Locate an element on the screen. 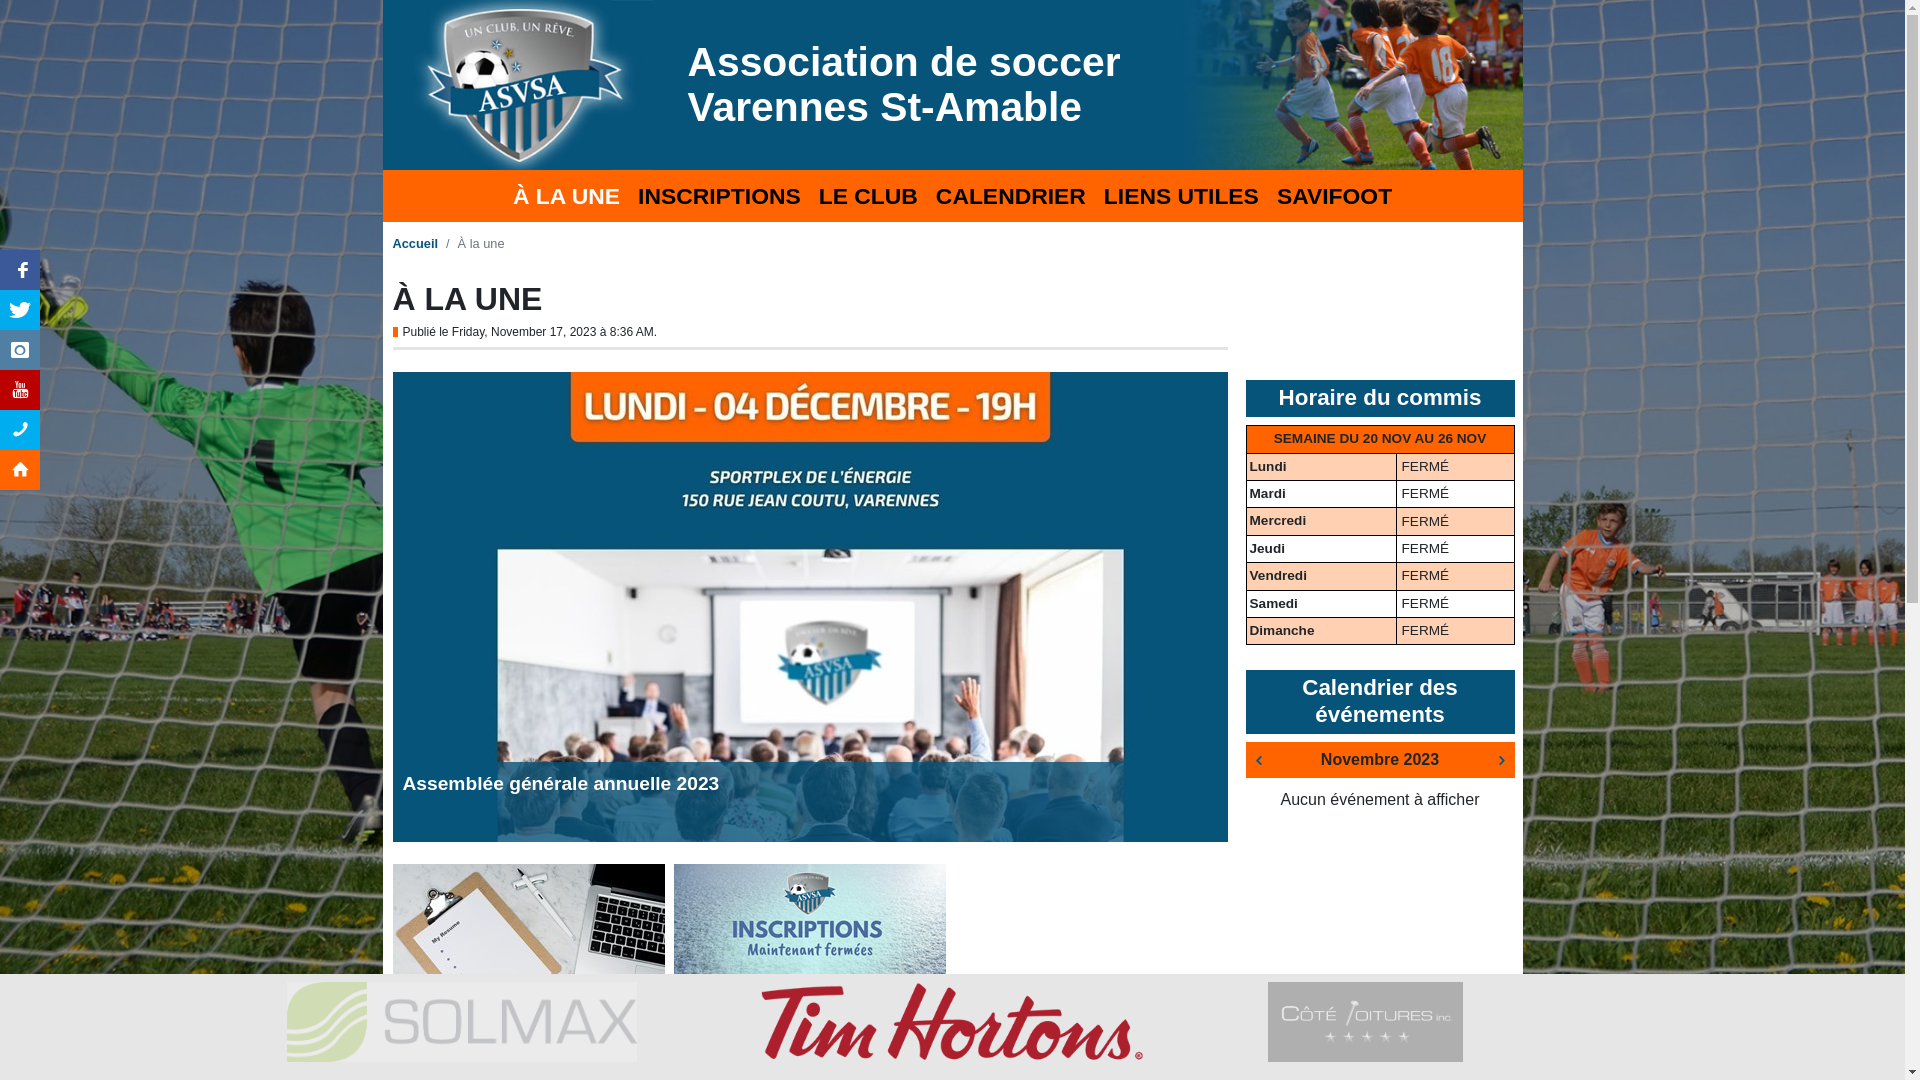 The height and width of the screenshot is (1080, 1920). 'LE CLUB' is located at coordinates (868, 196).